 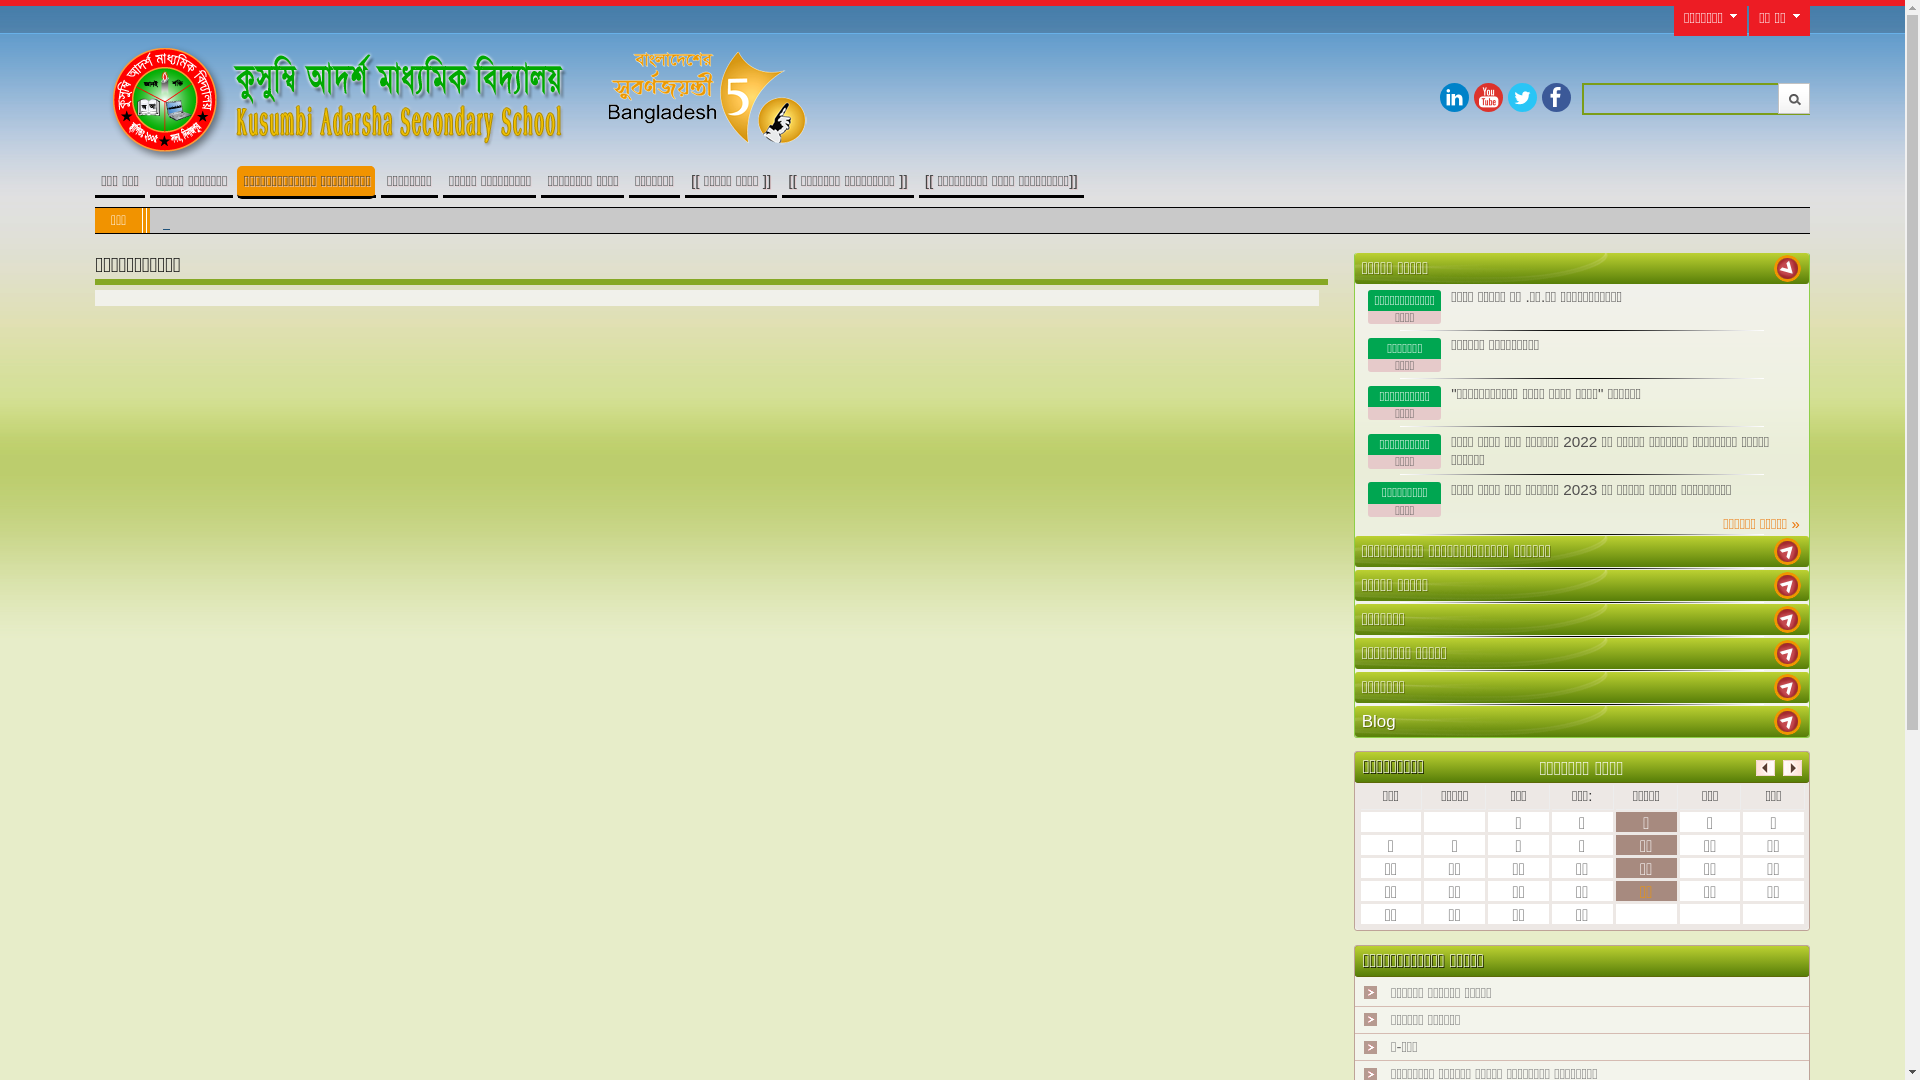 What do you see at coordinates (1794, 98) in the screenshot?
I see `'Submit'` at bounding box center [1794, 98].